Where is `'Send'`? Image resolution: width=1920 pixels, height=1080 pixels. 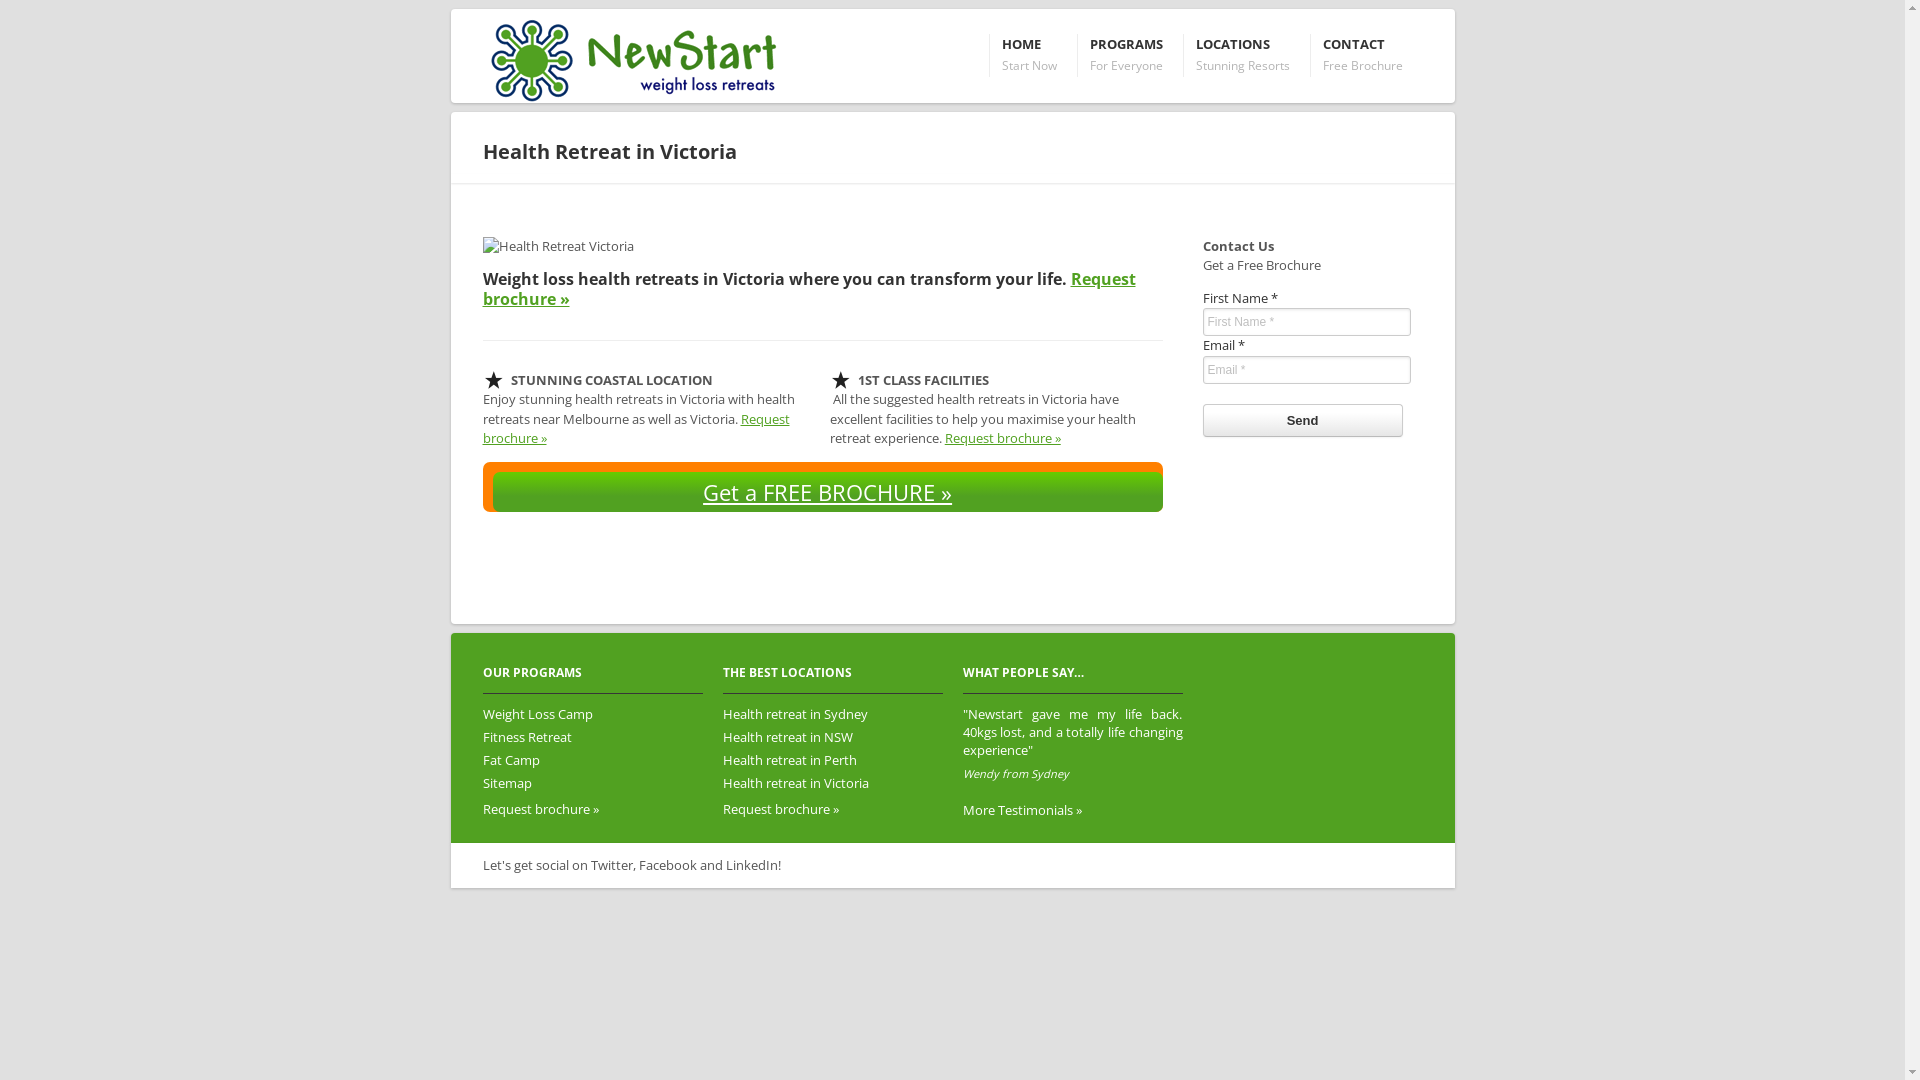
'Send' is located at coordinates (1301, 419).